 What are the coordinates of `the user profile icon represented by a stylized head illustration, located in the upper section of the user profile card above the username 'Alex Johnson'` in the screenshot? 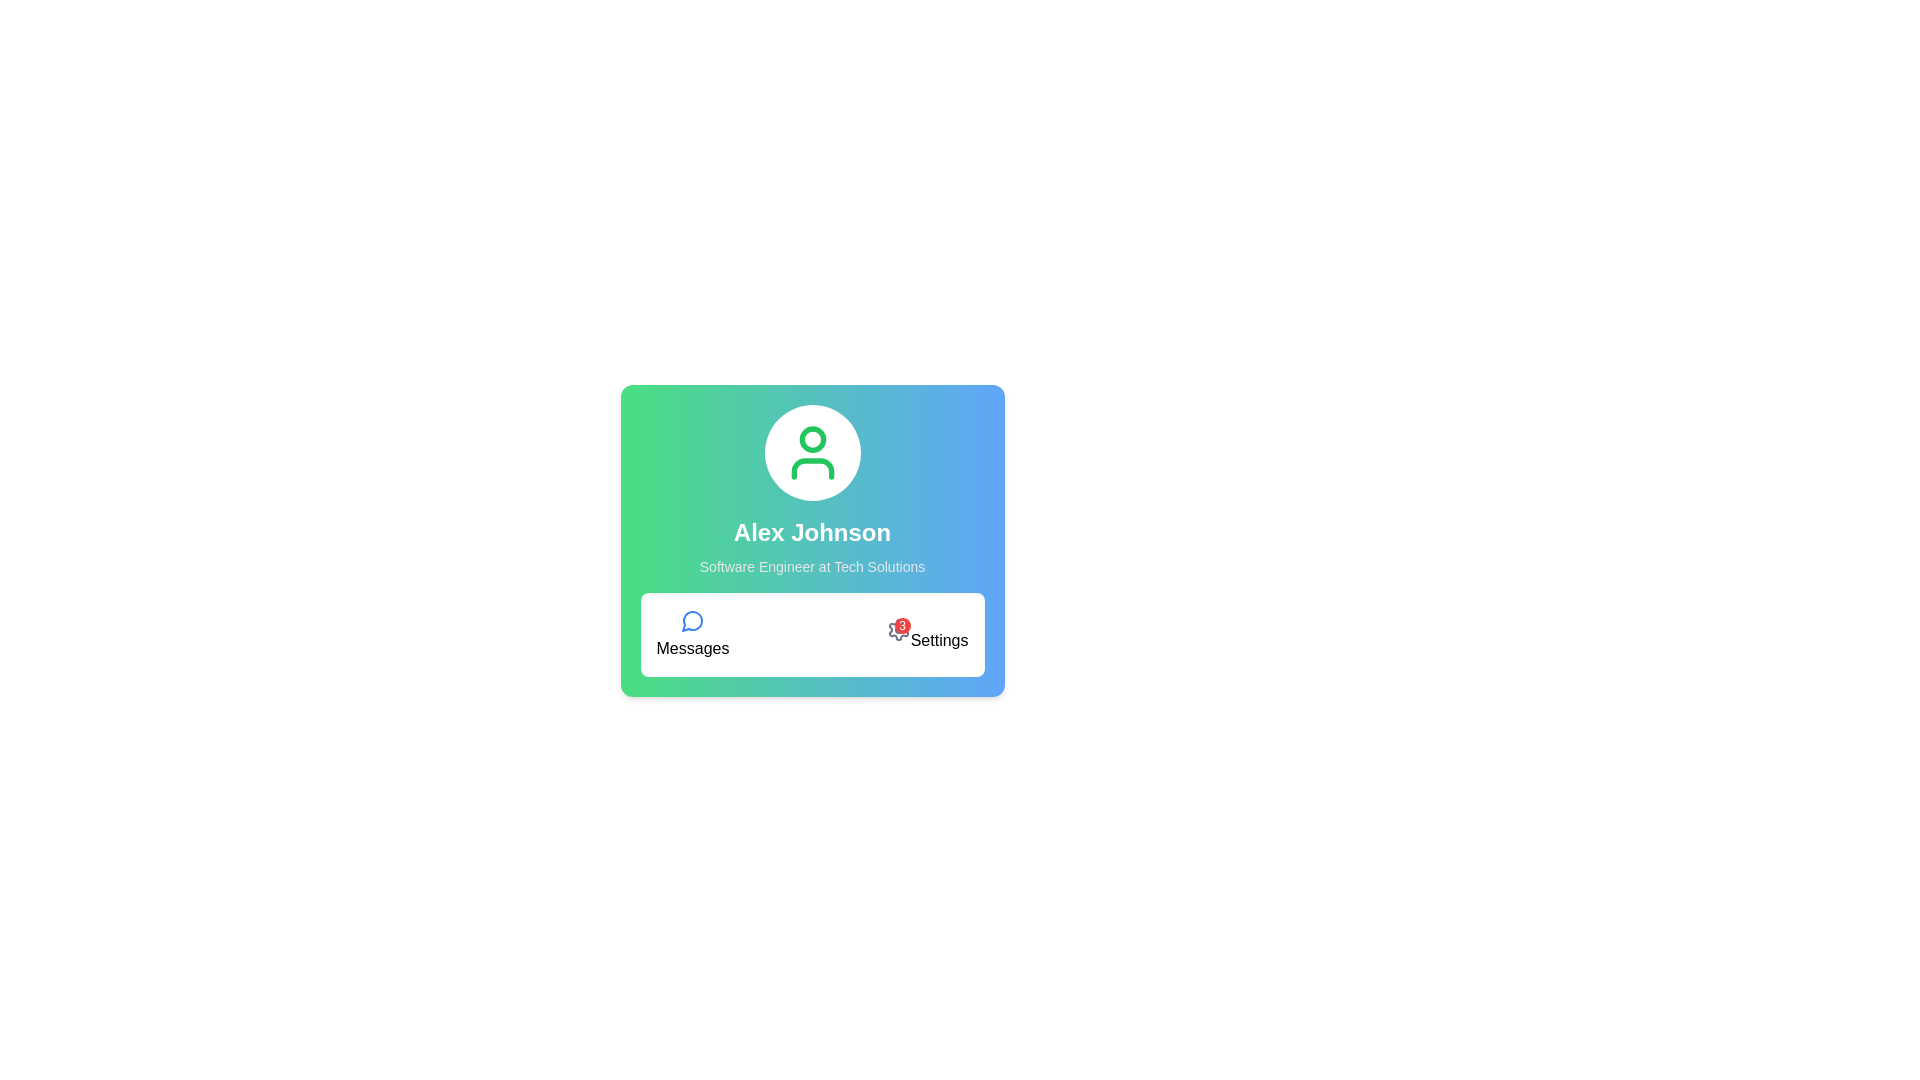 It's located at (812, 438).